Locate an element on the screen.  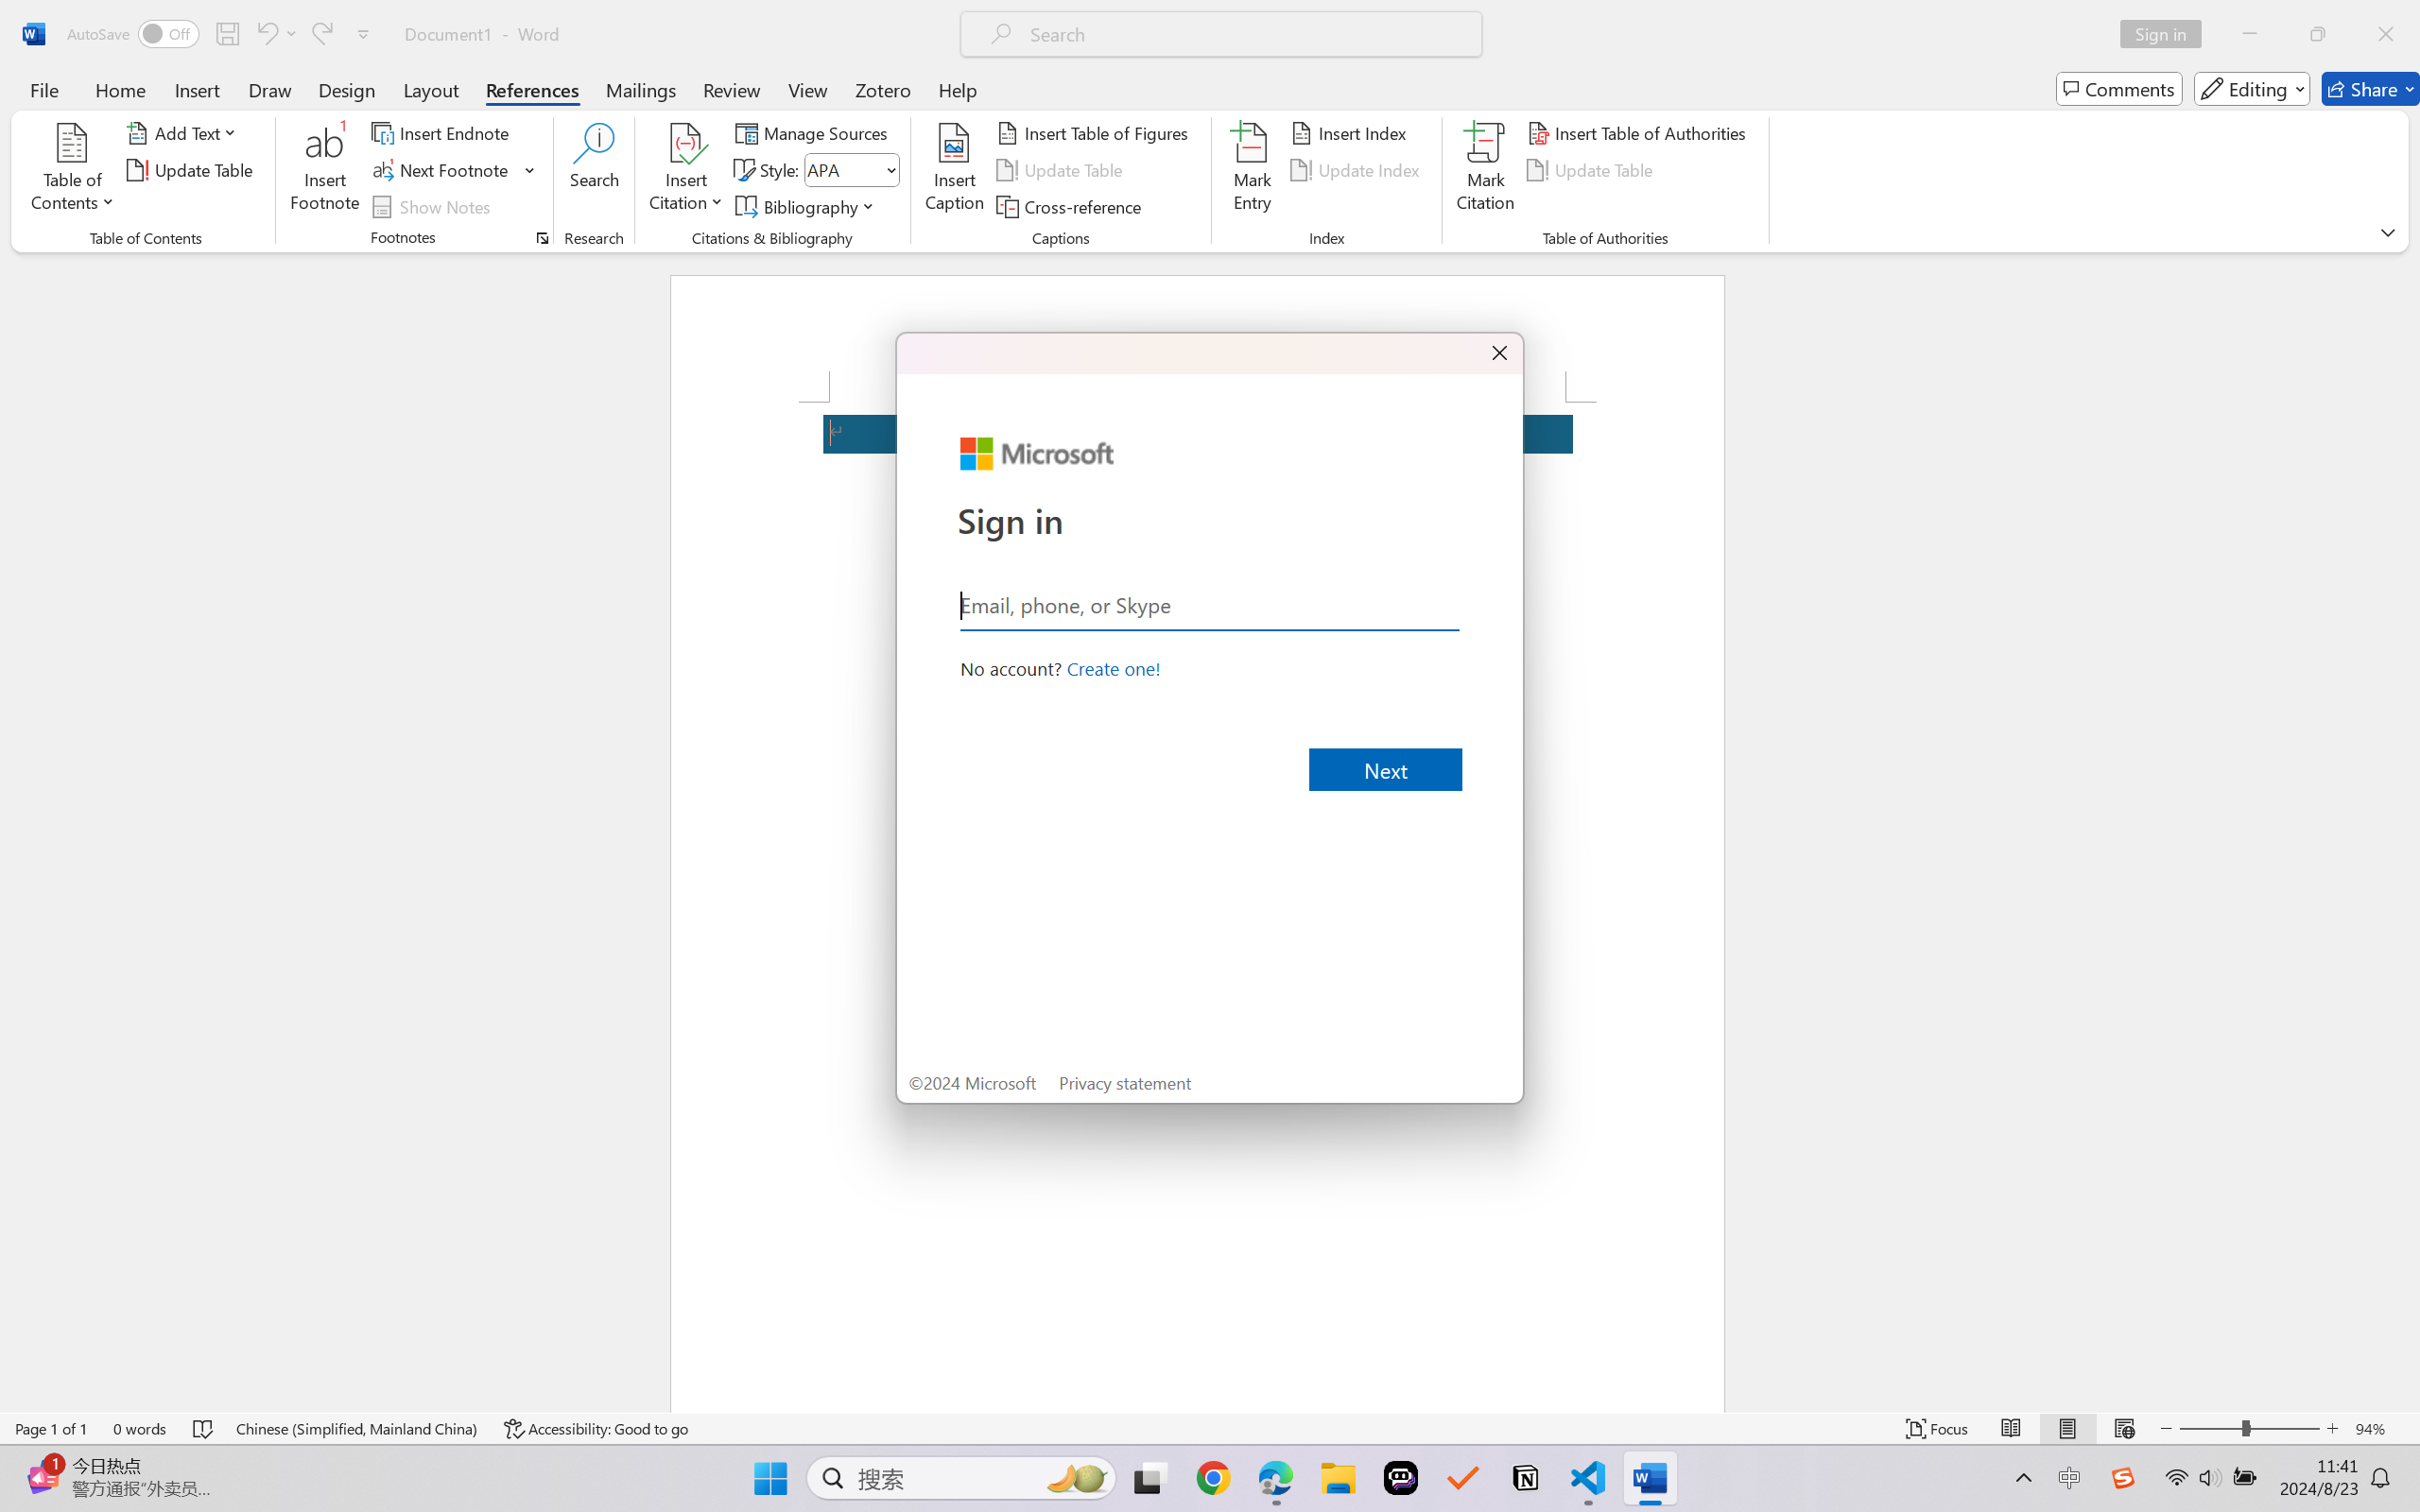
'Manage Sources...' is located at coordinates (814, 131).